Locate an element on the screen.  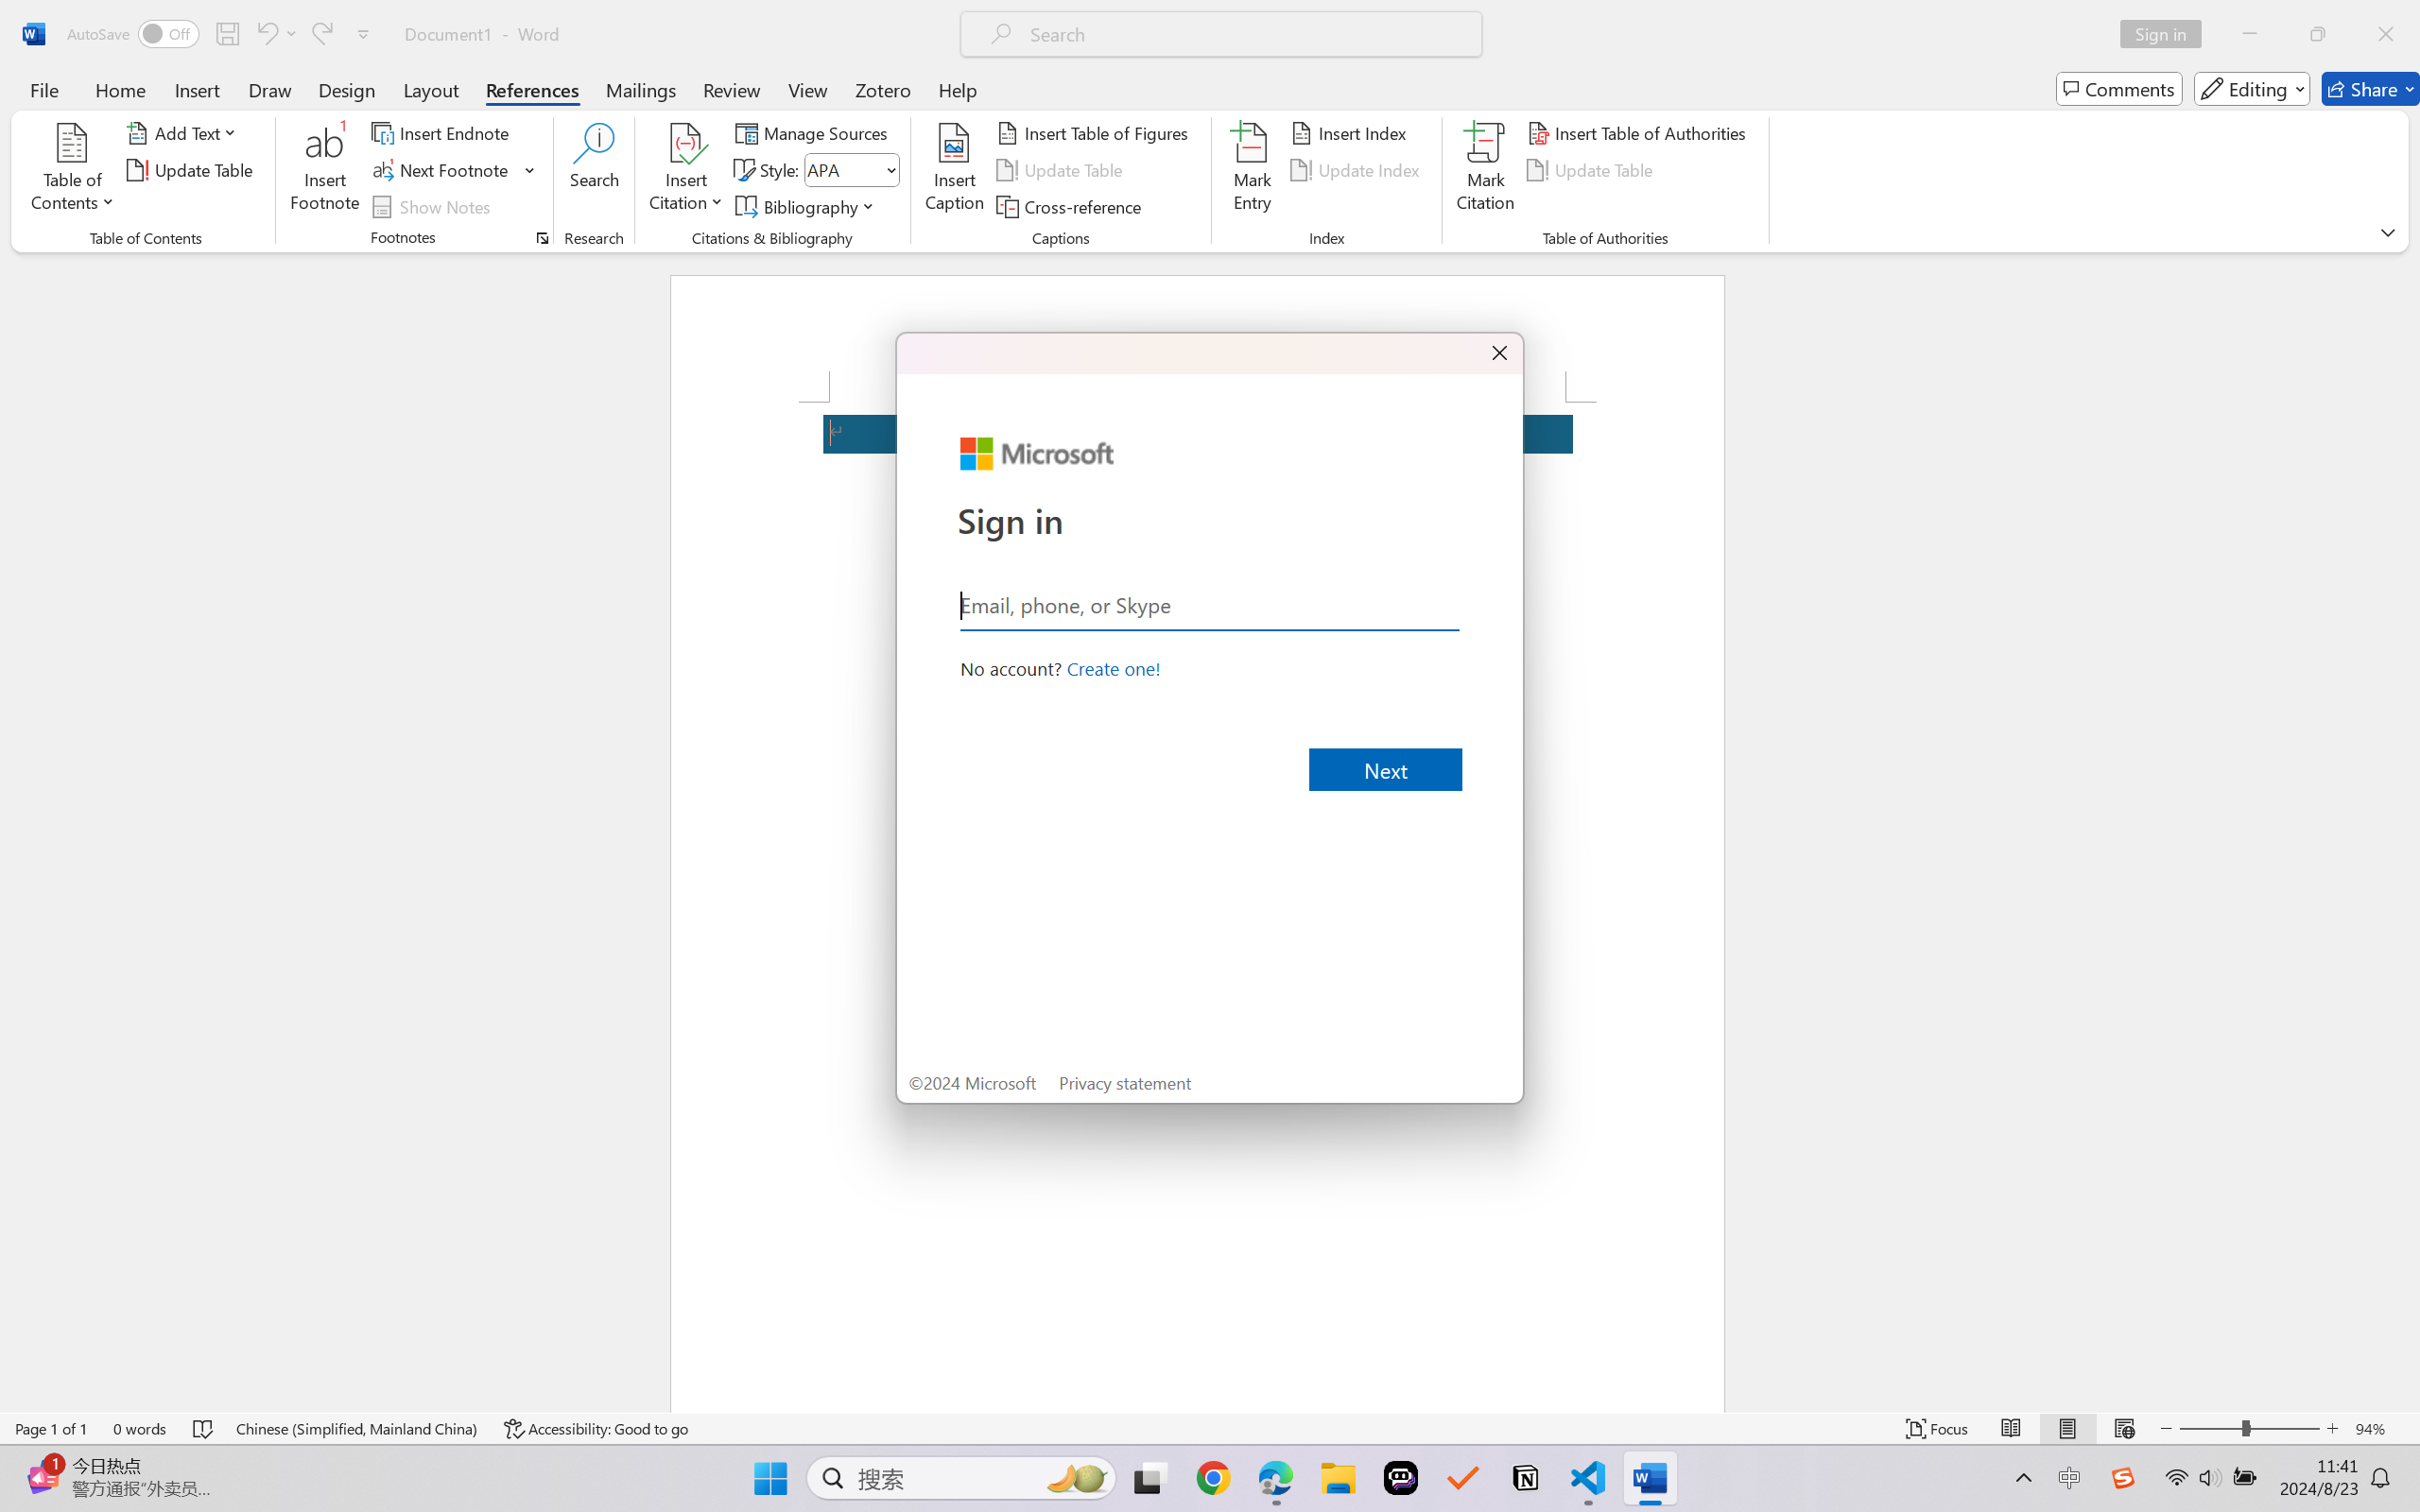
'Manage Sources...' is located at coordinates (814, 131).